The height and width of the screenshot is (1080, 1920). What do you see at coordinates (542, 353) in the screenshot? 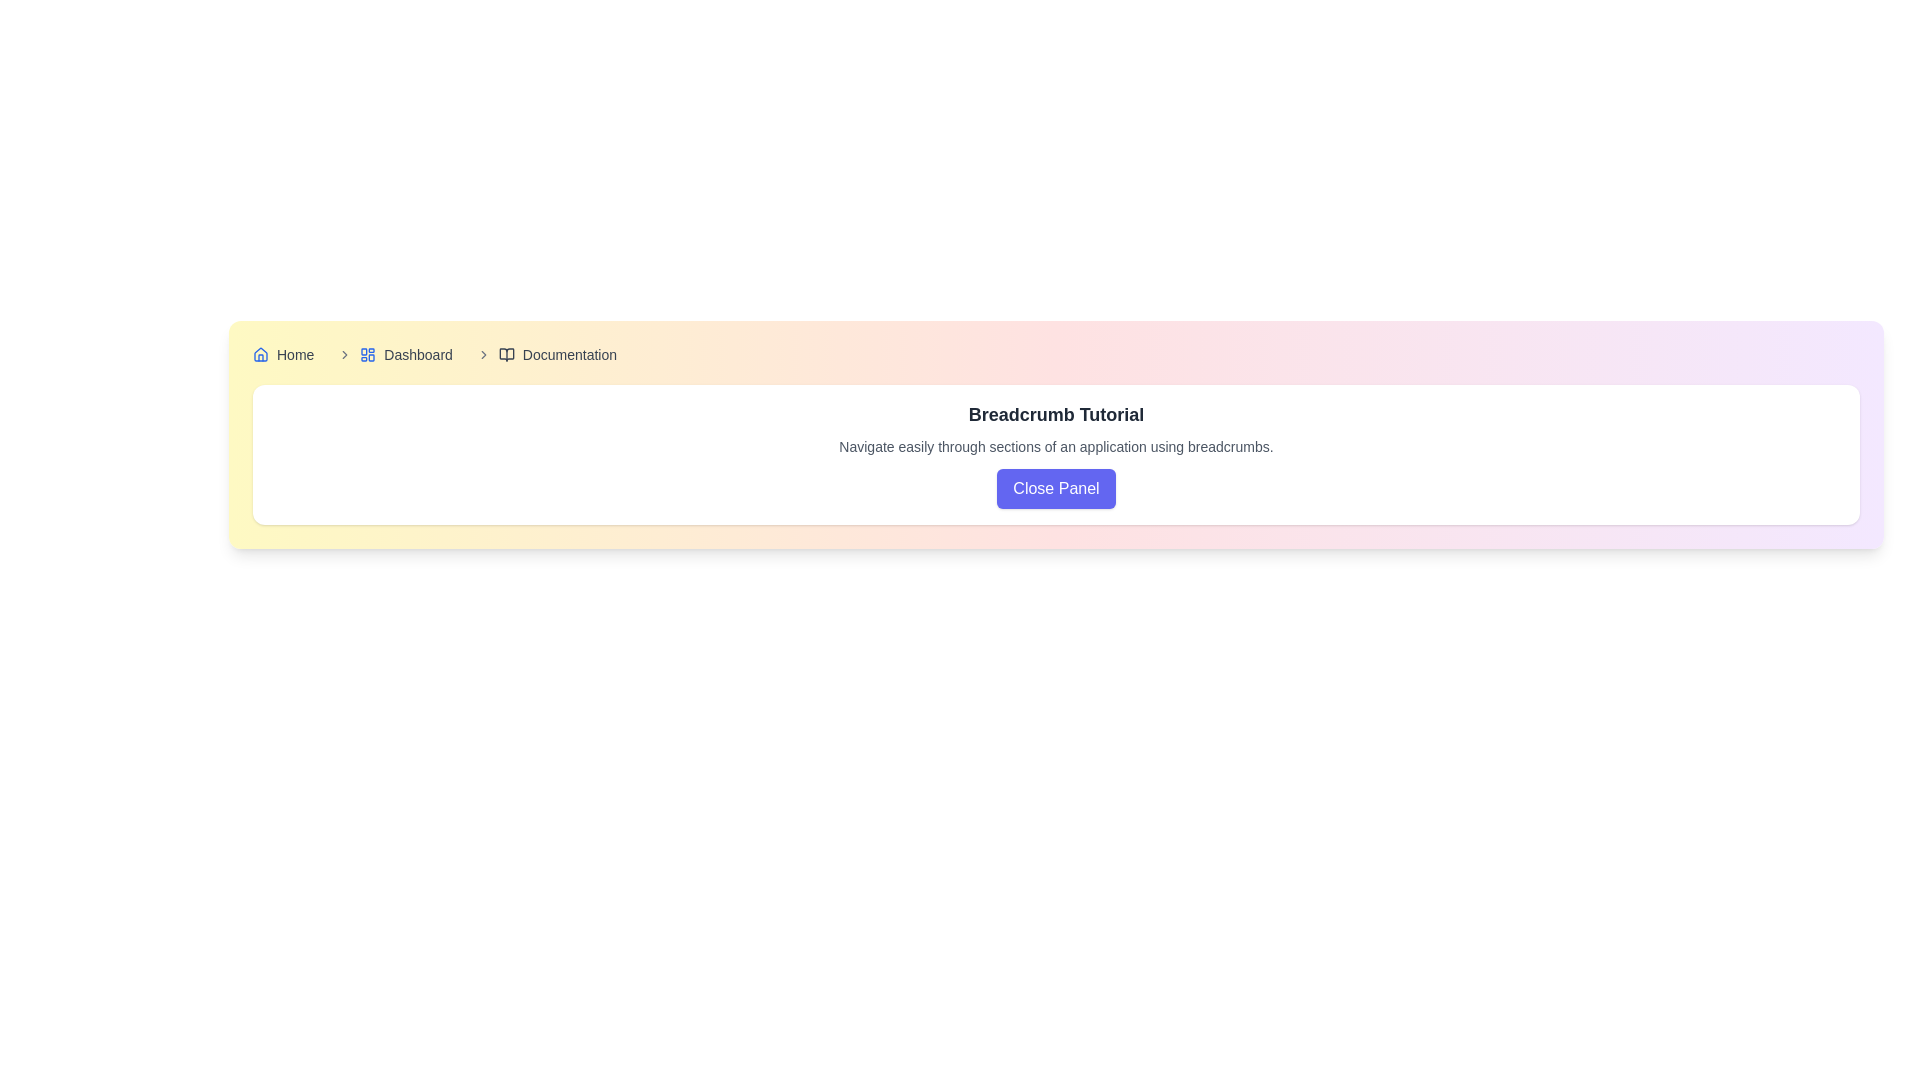
I see `the 'Documentation' breadcrumb item, which is the third item in the breadcrumb navigation bar` at bounding box center [542, 353].